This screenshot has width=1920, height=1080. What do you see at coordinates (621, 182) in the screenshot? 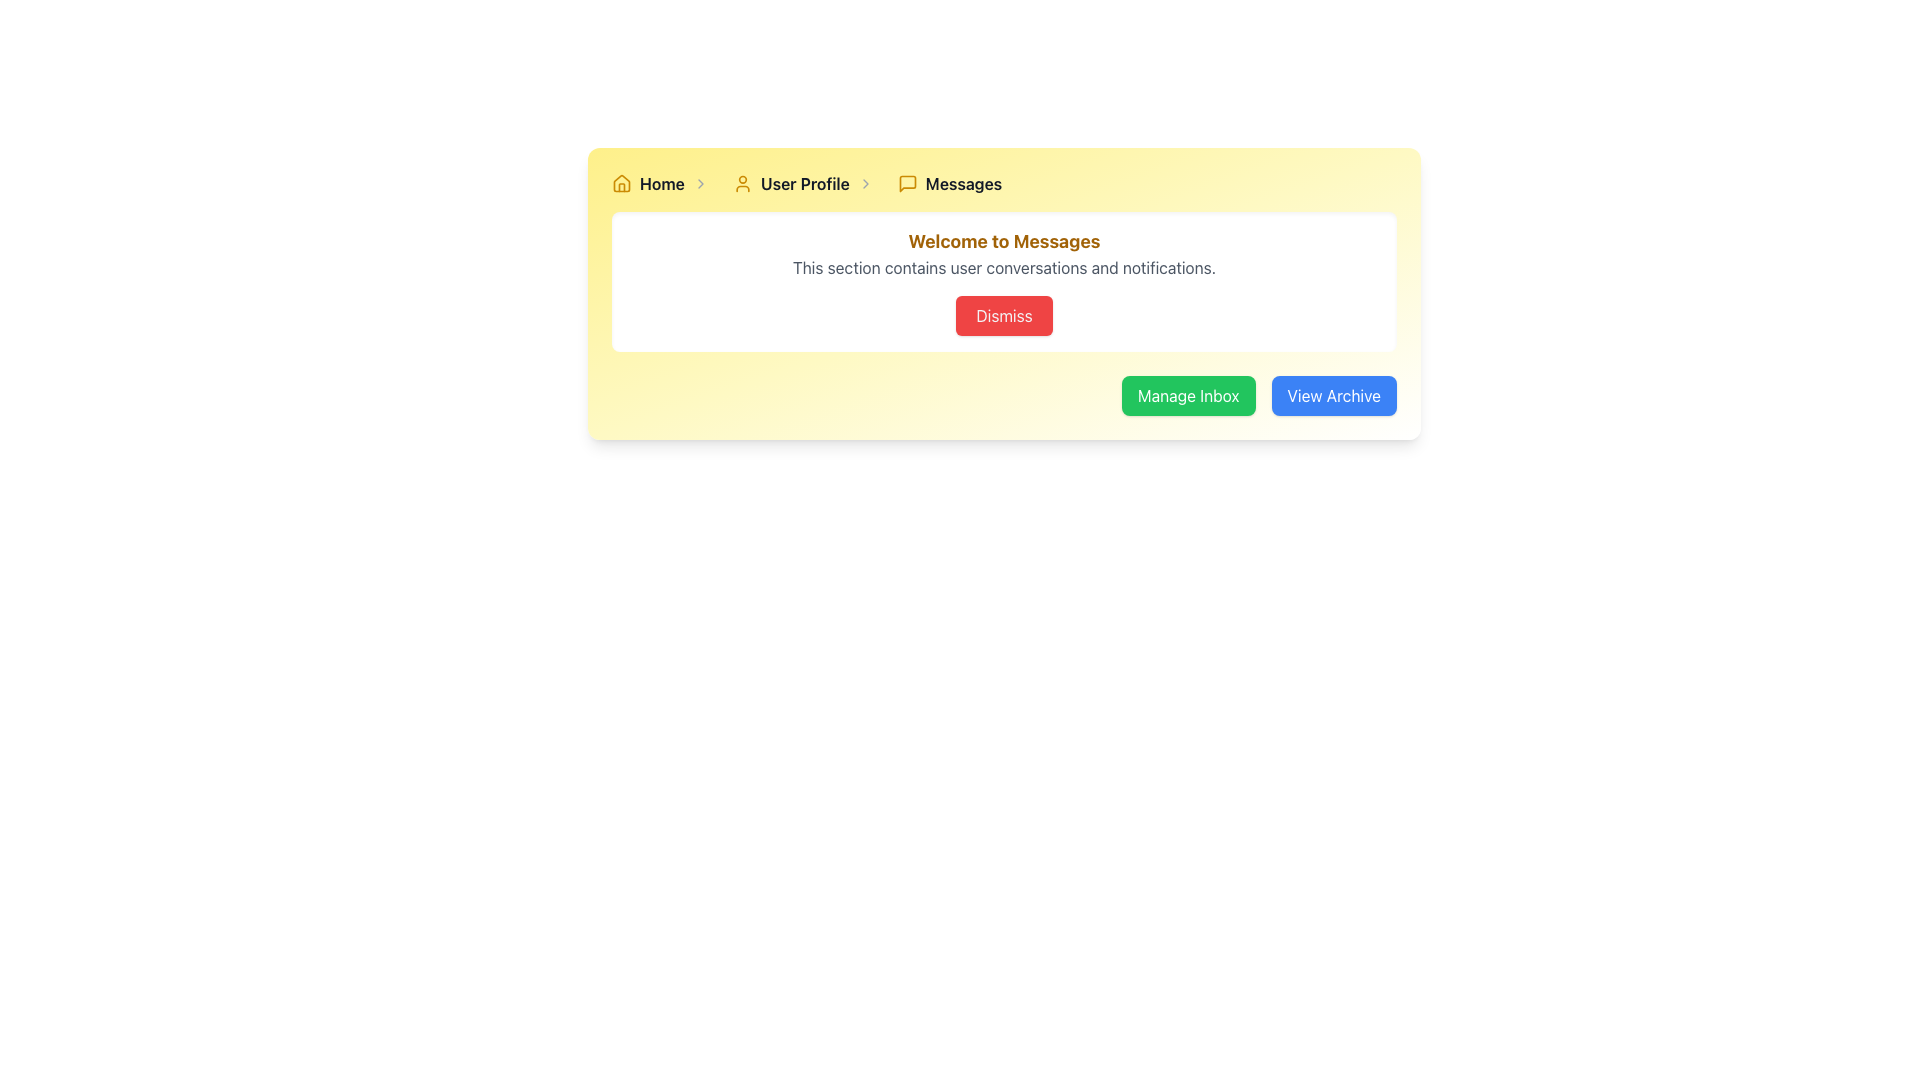
I see `the yellow house-shaped icon in the breadcrumb navigation bar` at bounding box center [621, 182].